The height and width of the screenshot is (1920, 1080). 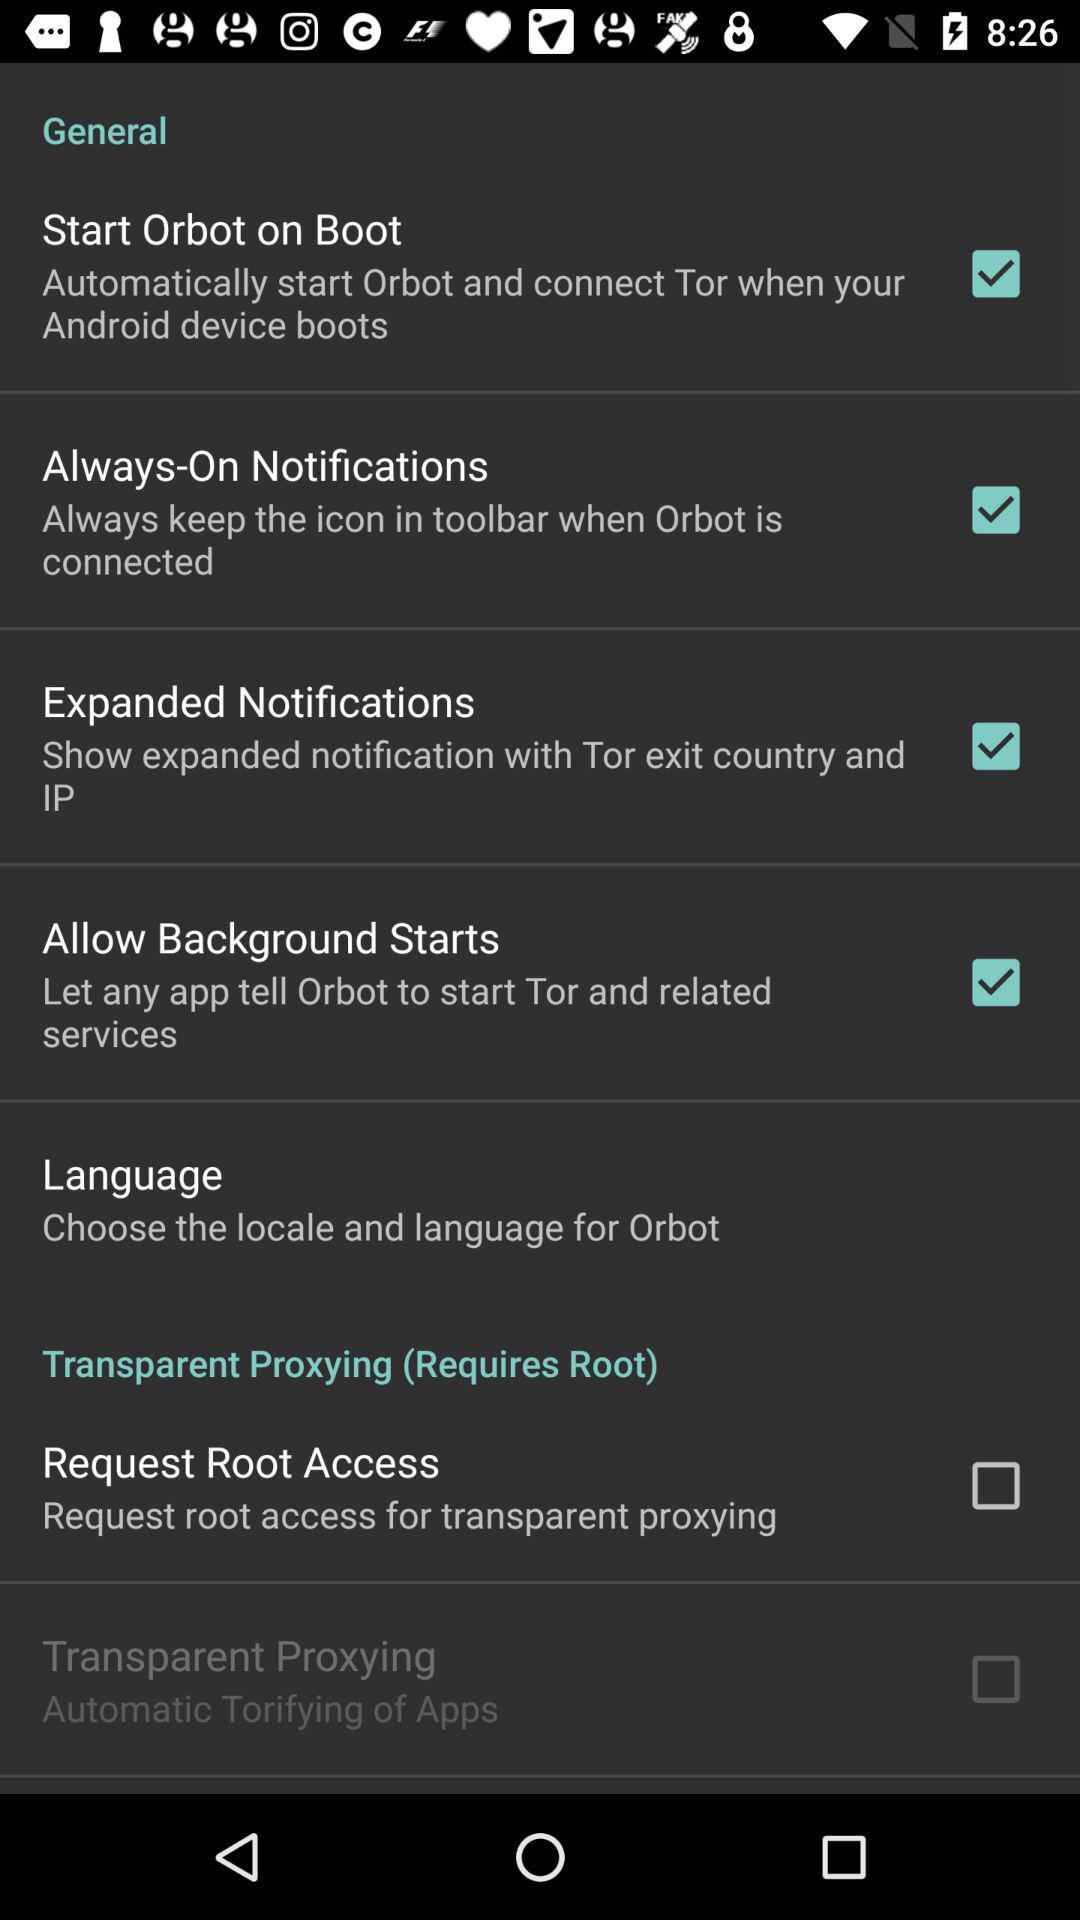 I want to click on the app below the transparent proxying app, so click(x=270, y=1706).